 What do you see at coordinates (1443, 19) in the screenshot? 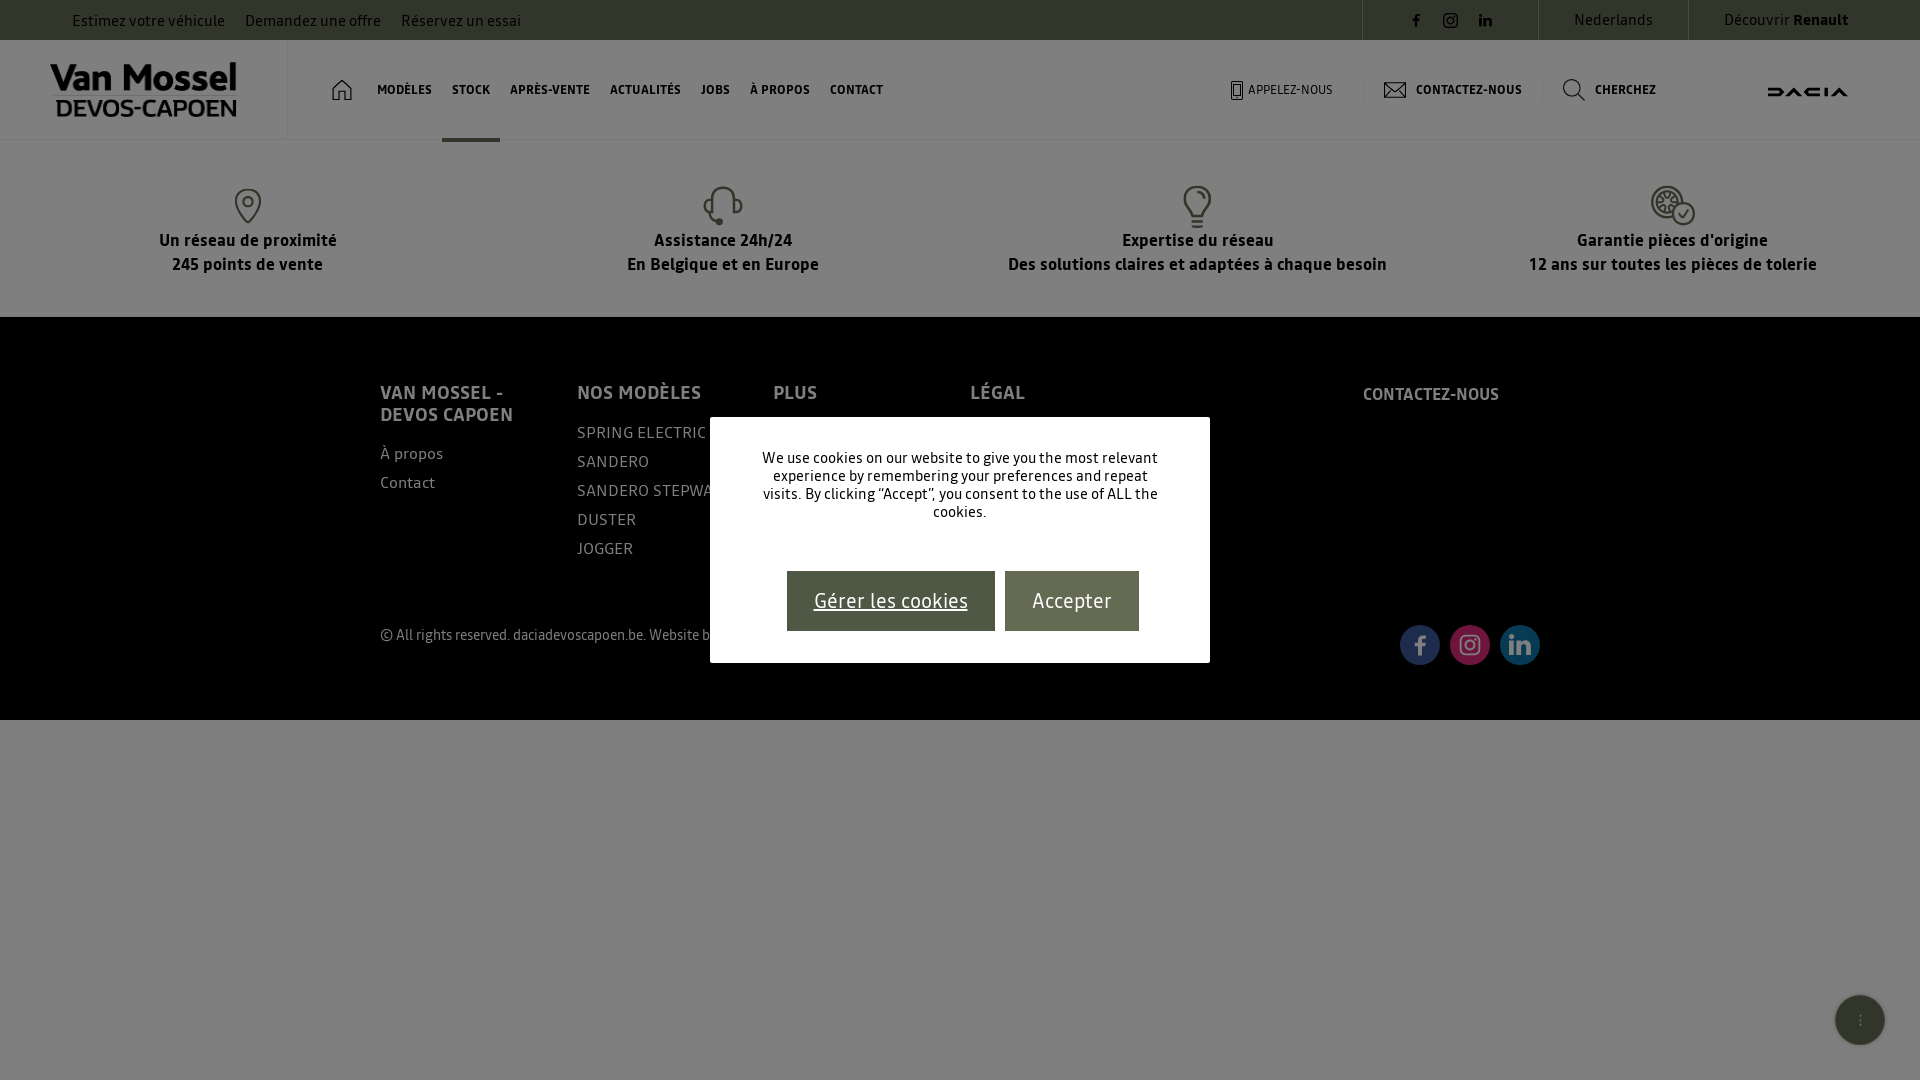
I see `'Instagram'` at bounding box center [1443, 19].